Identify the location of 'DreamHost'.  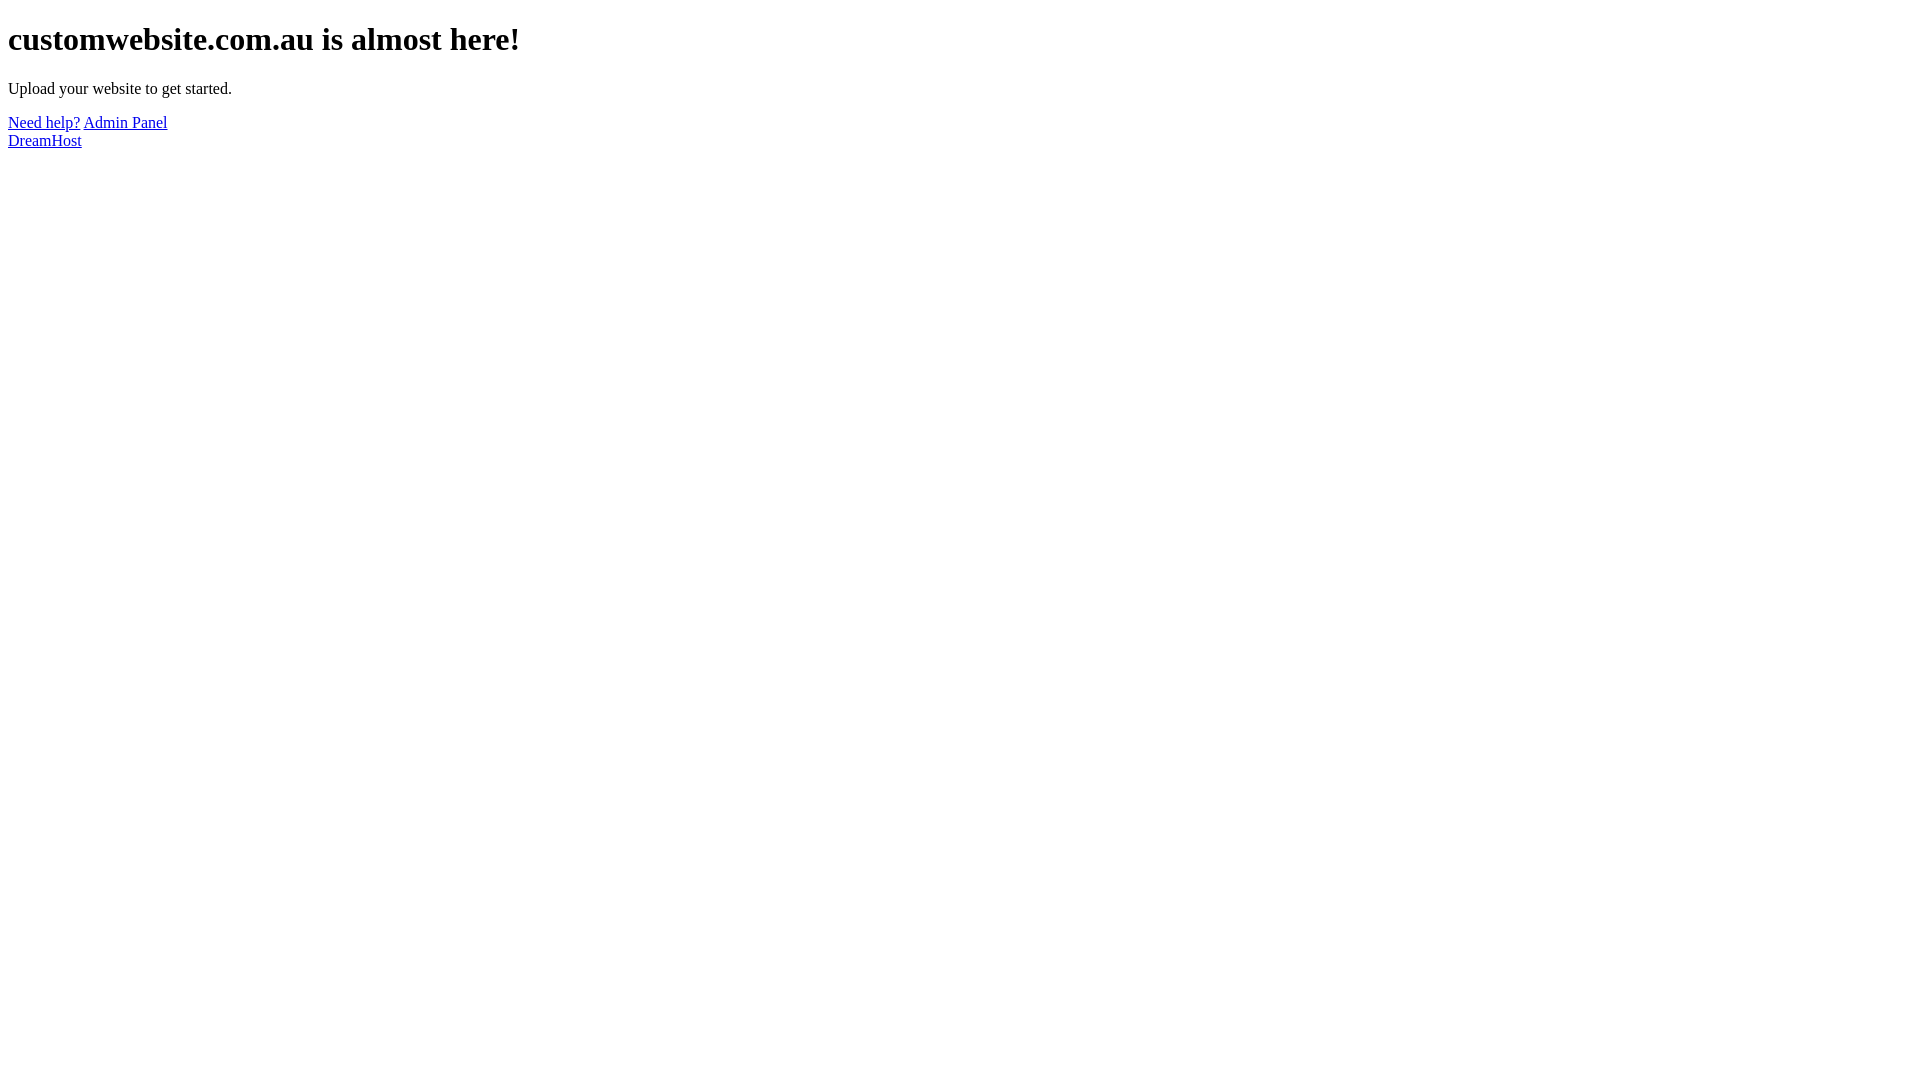
(44, 139).